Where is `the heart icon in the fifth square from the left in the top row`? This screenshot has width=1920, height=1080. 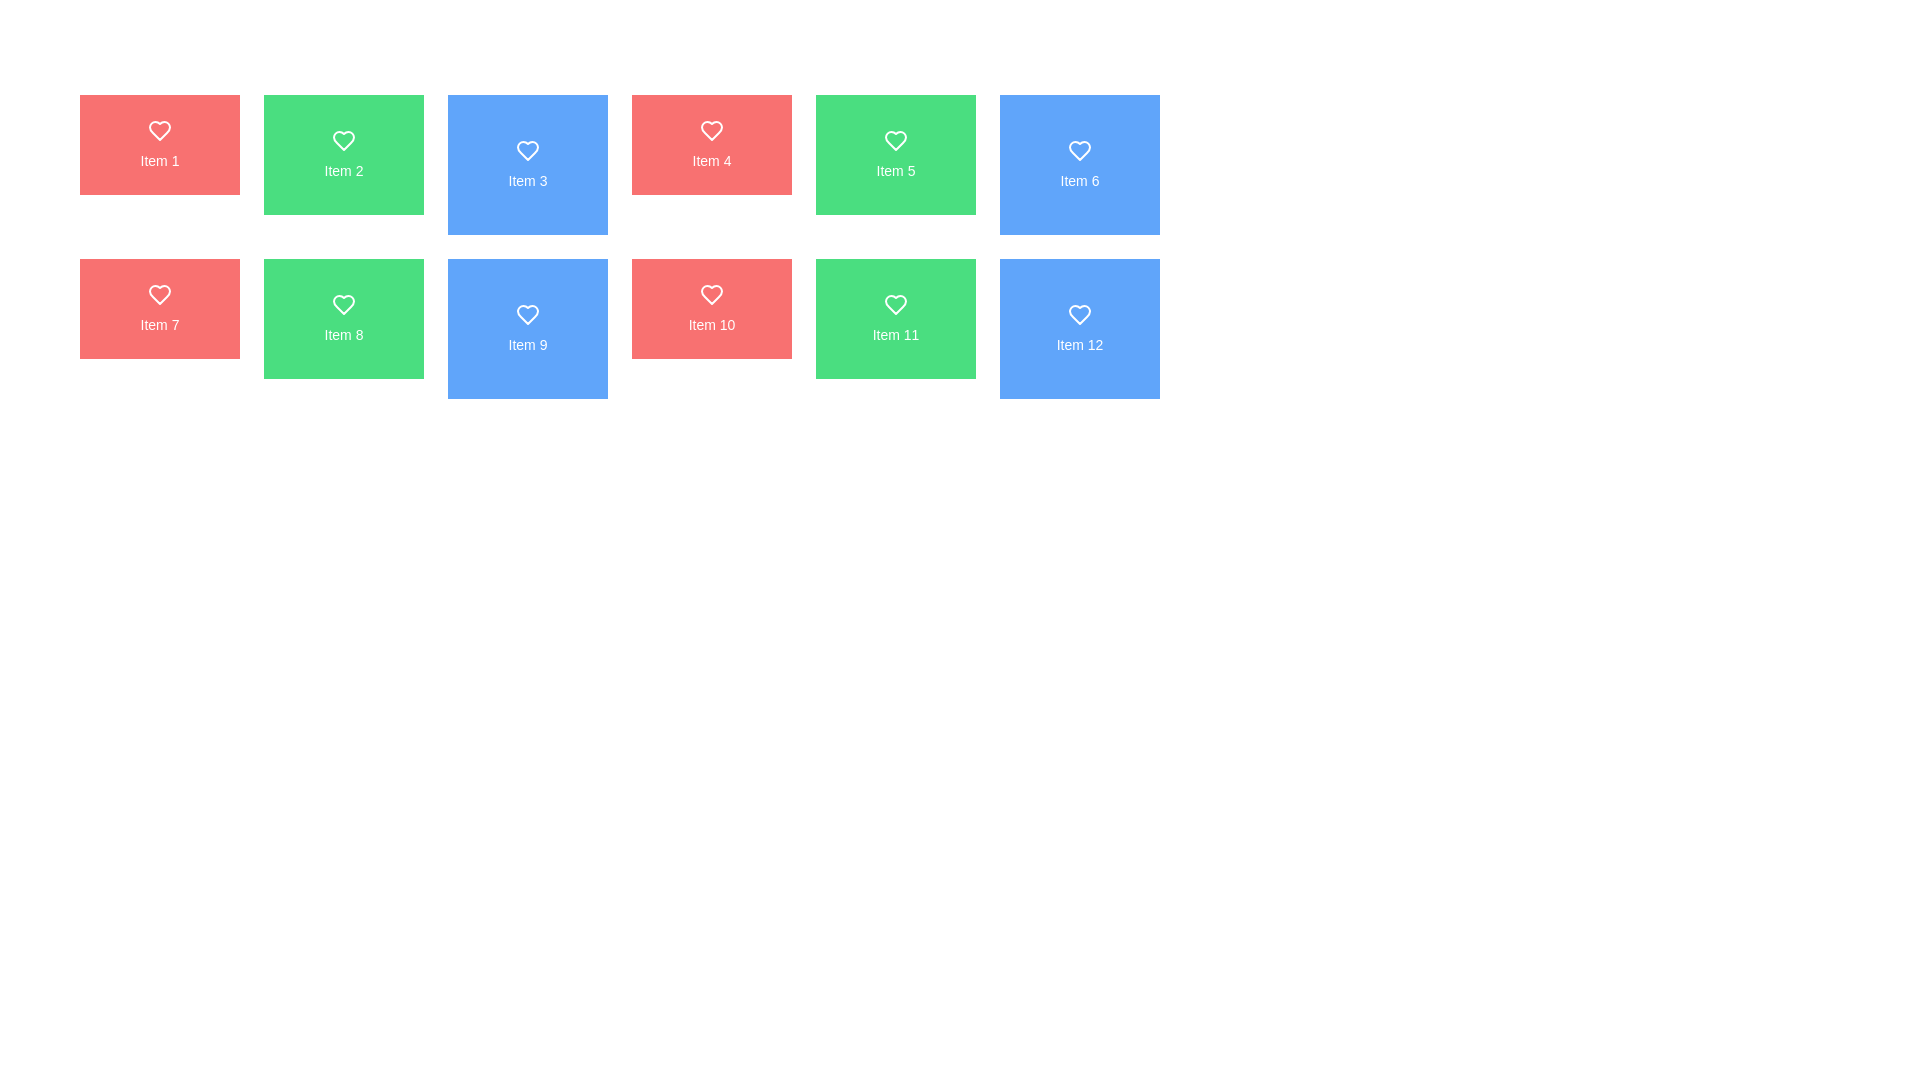 the heart icon in the fifth square from the left in the top row is located at coordinates (895, 140).